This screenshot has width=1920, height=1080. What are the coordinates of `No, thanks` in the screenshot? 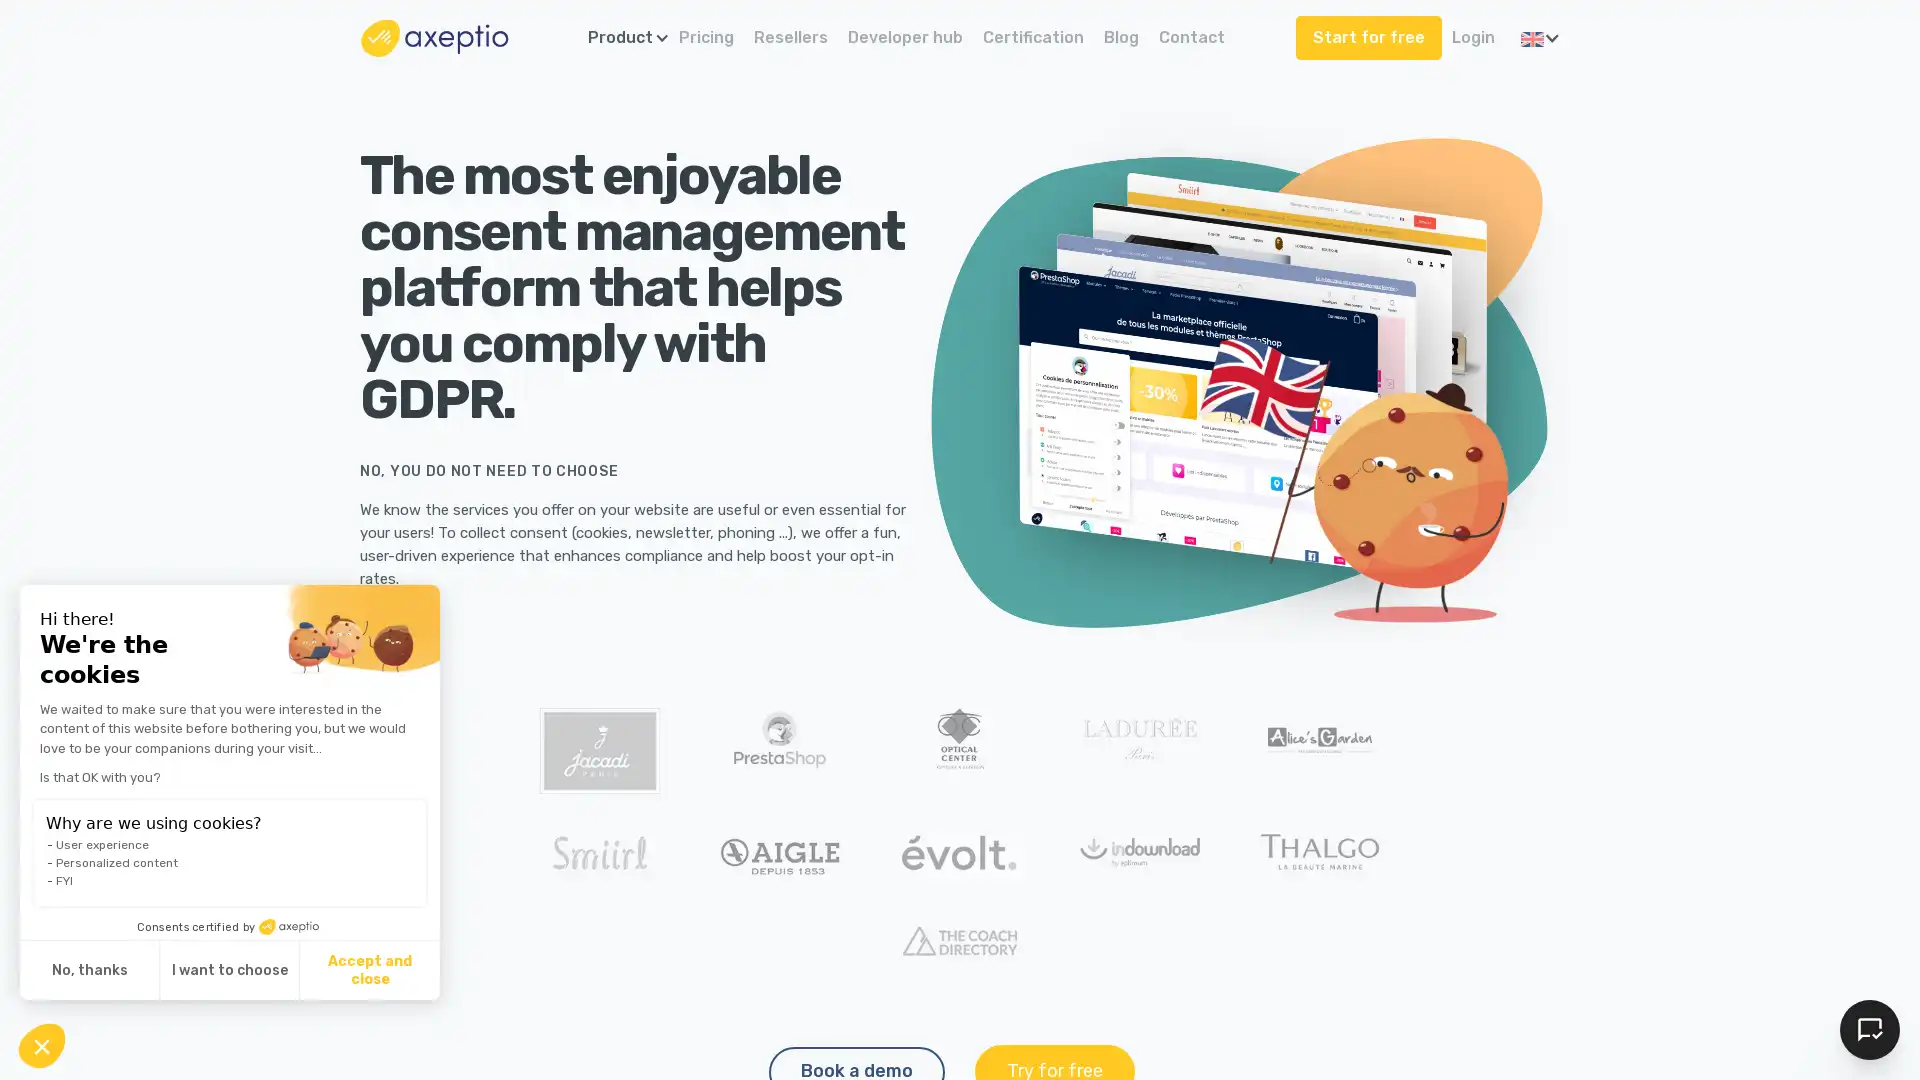 It's located at (89, 969).